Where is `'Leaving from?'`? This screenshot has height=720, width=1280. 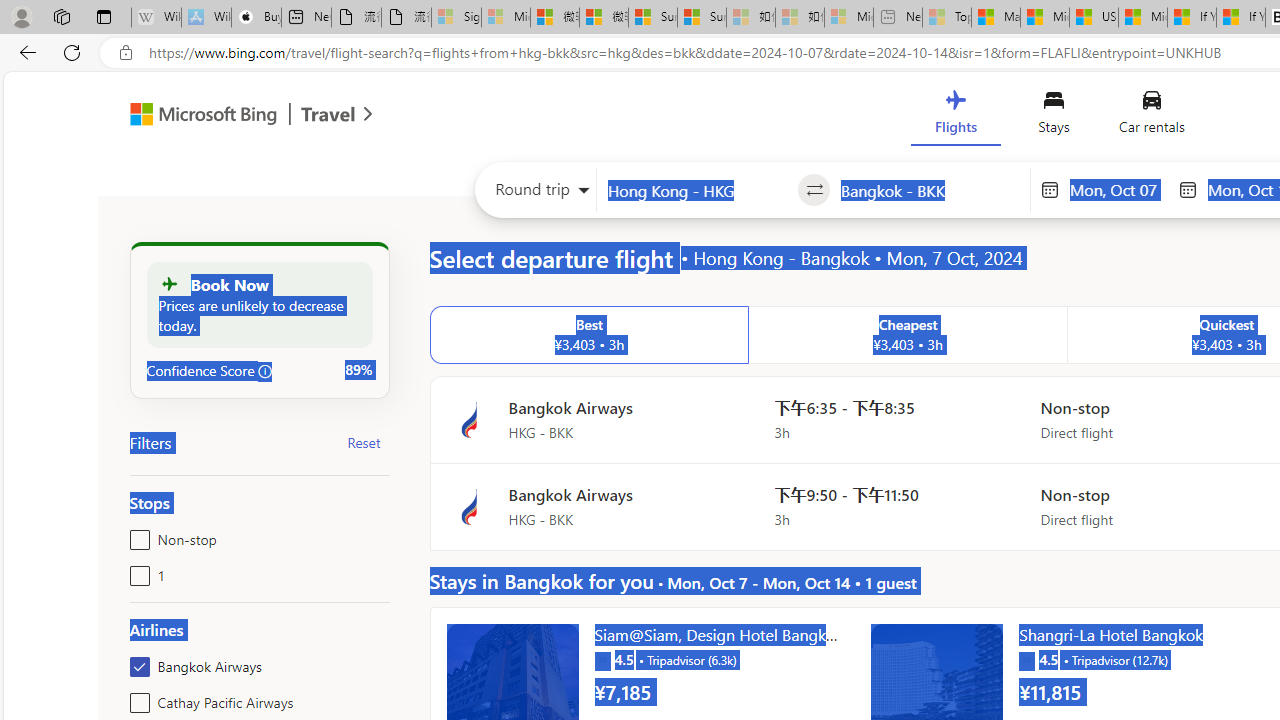 'Leaving from?' is located at coordinates (697, 190).